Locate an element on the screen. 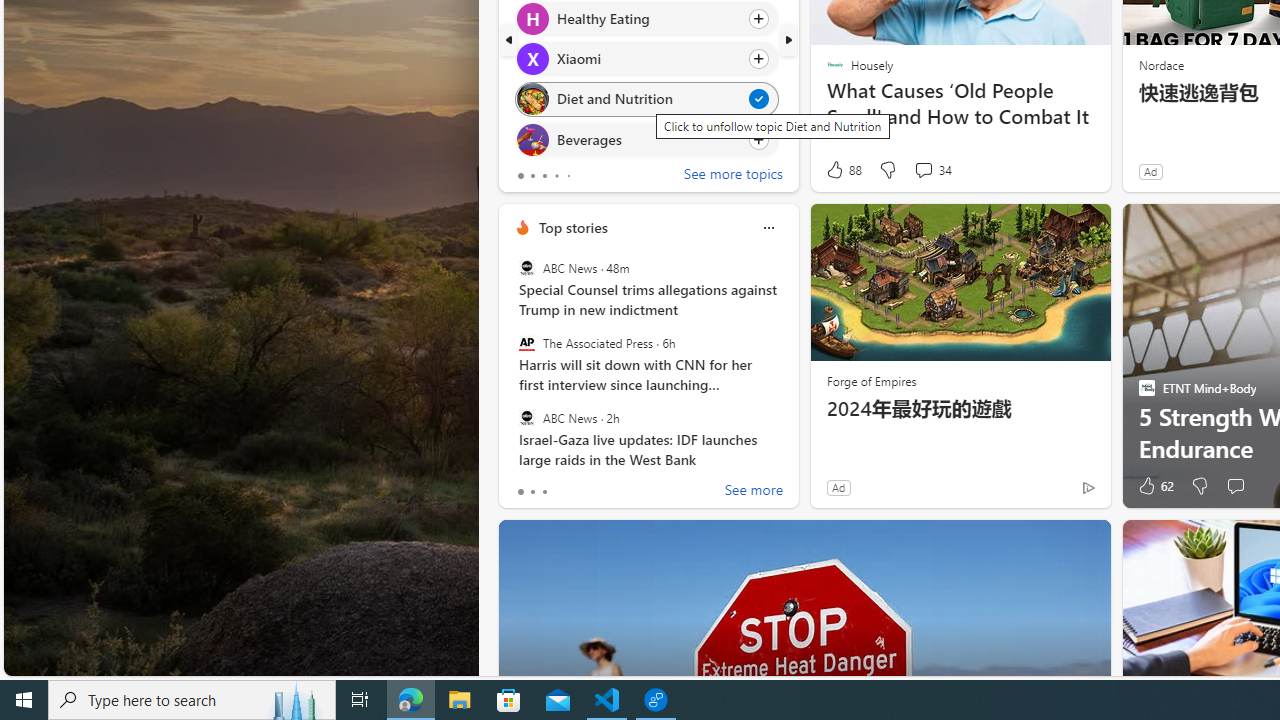 This screenshot has height=720, width=1280. 'Start the conversation' is located at coordinates (1234, 486).